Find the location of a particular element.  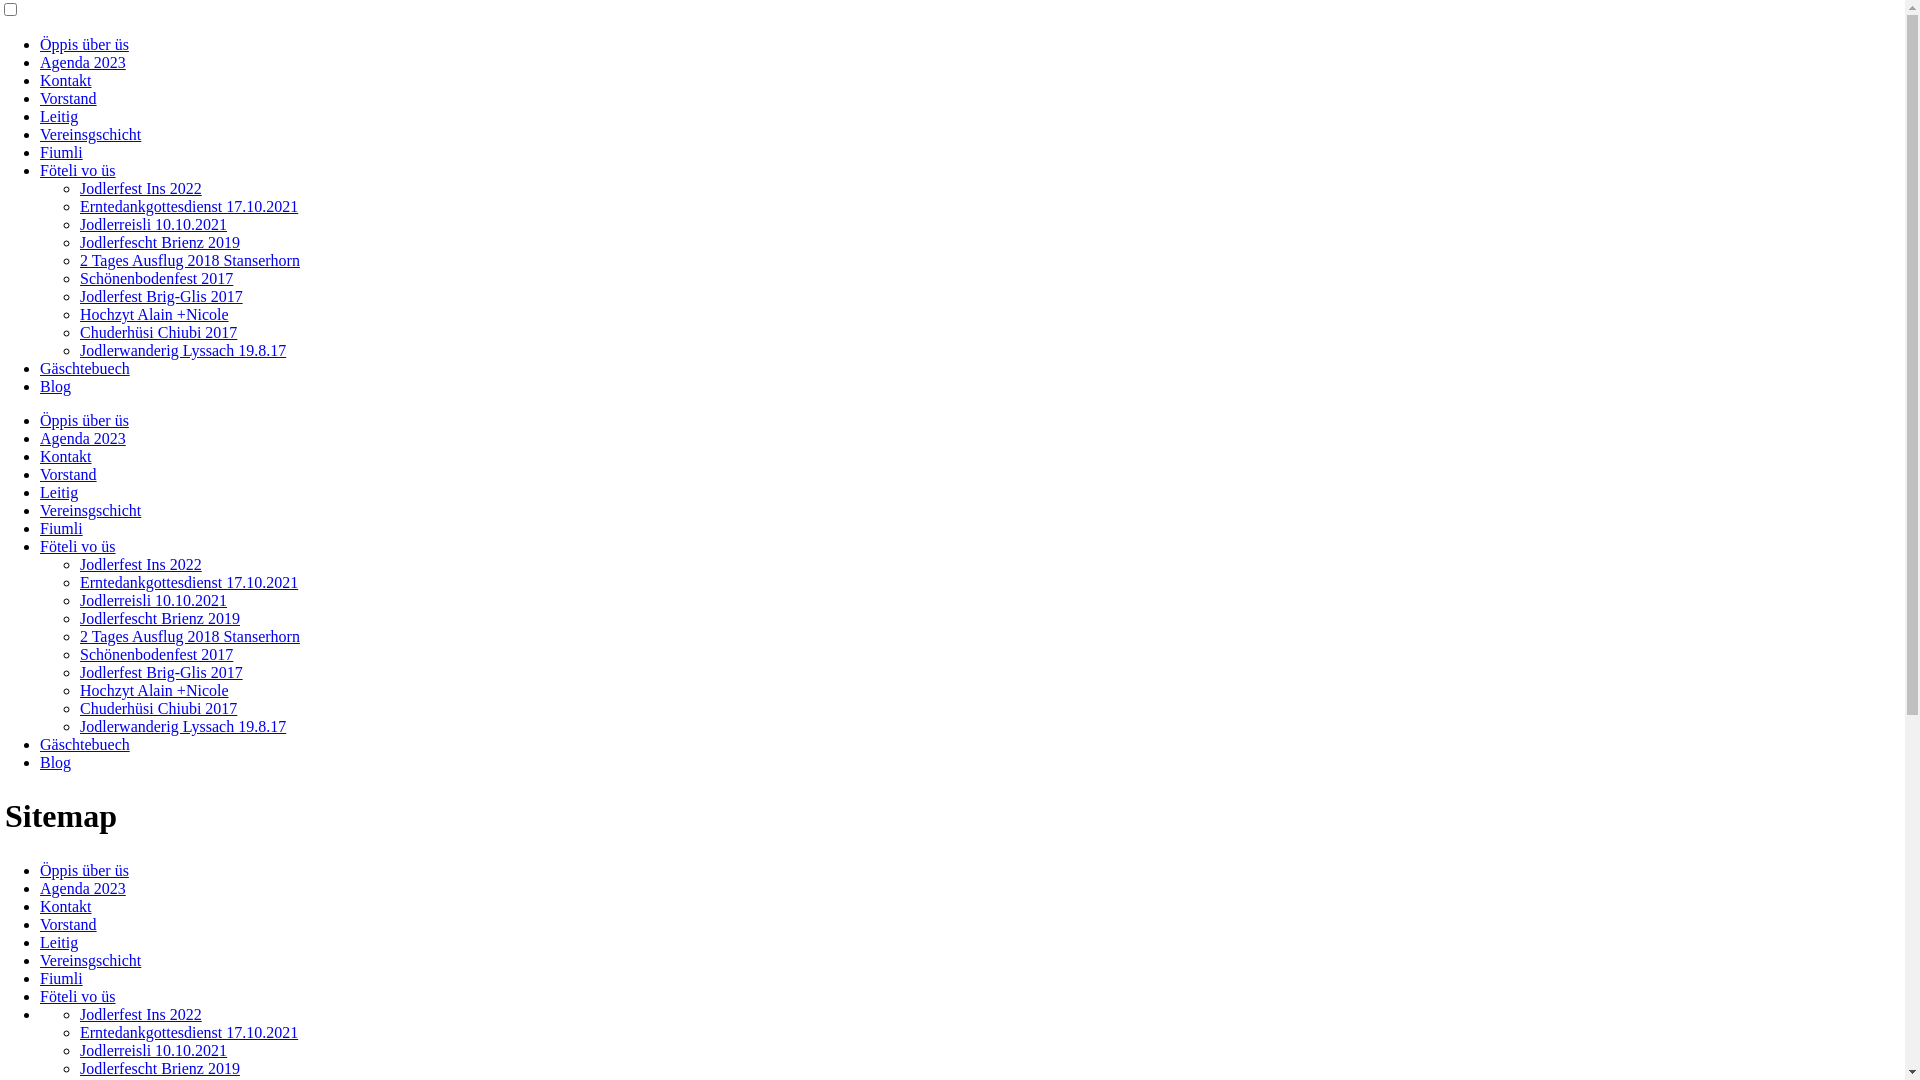

'Agenda 2023' is located at coordinates (81, 61).